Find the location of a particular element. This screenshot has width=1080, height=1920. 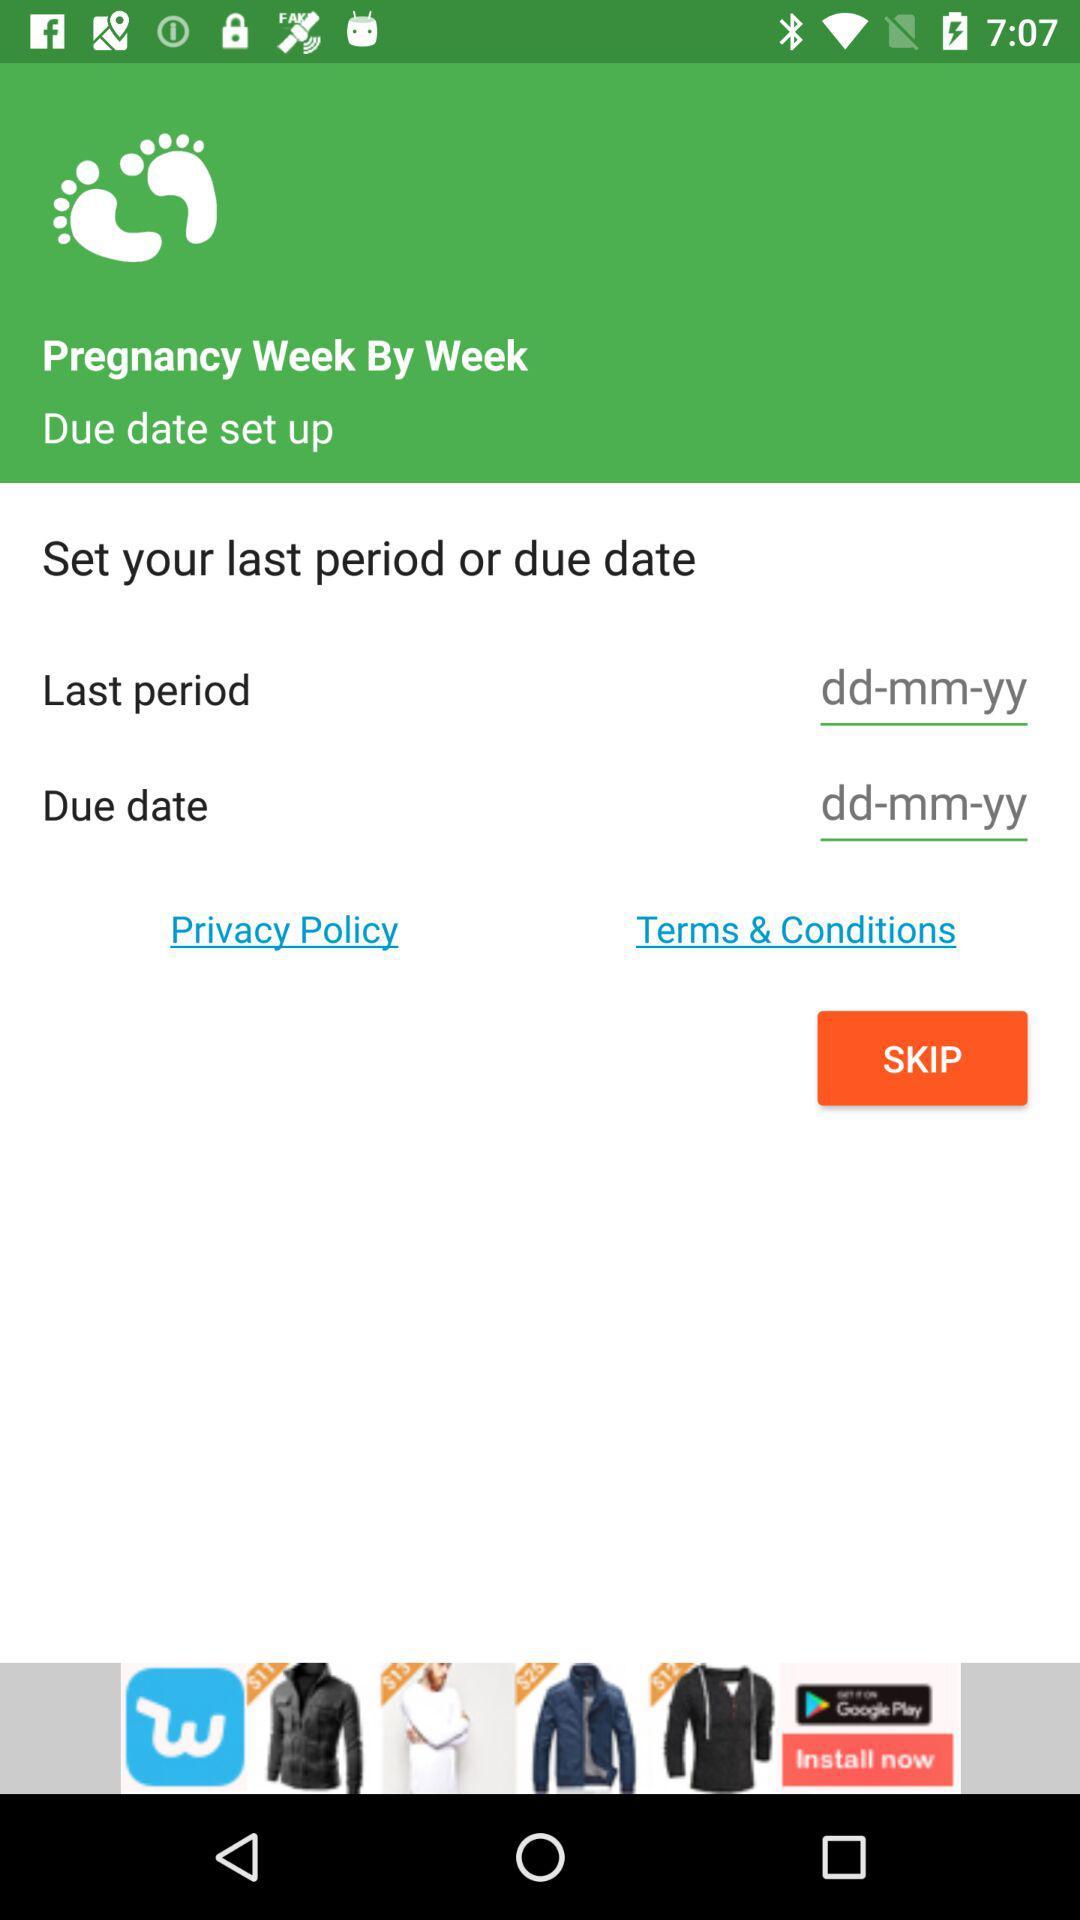

the option below the due date is located at coordinates (284, 927).